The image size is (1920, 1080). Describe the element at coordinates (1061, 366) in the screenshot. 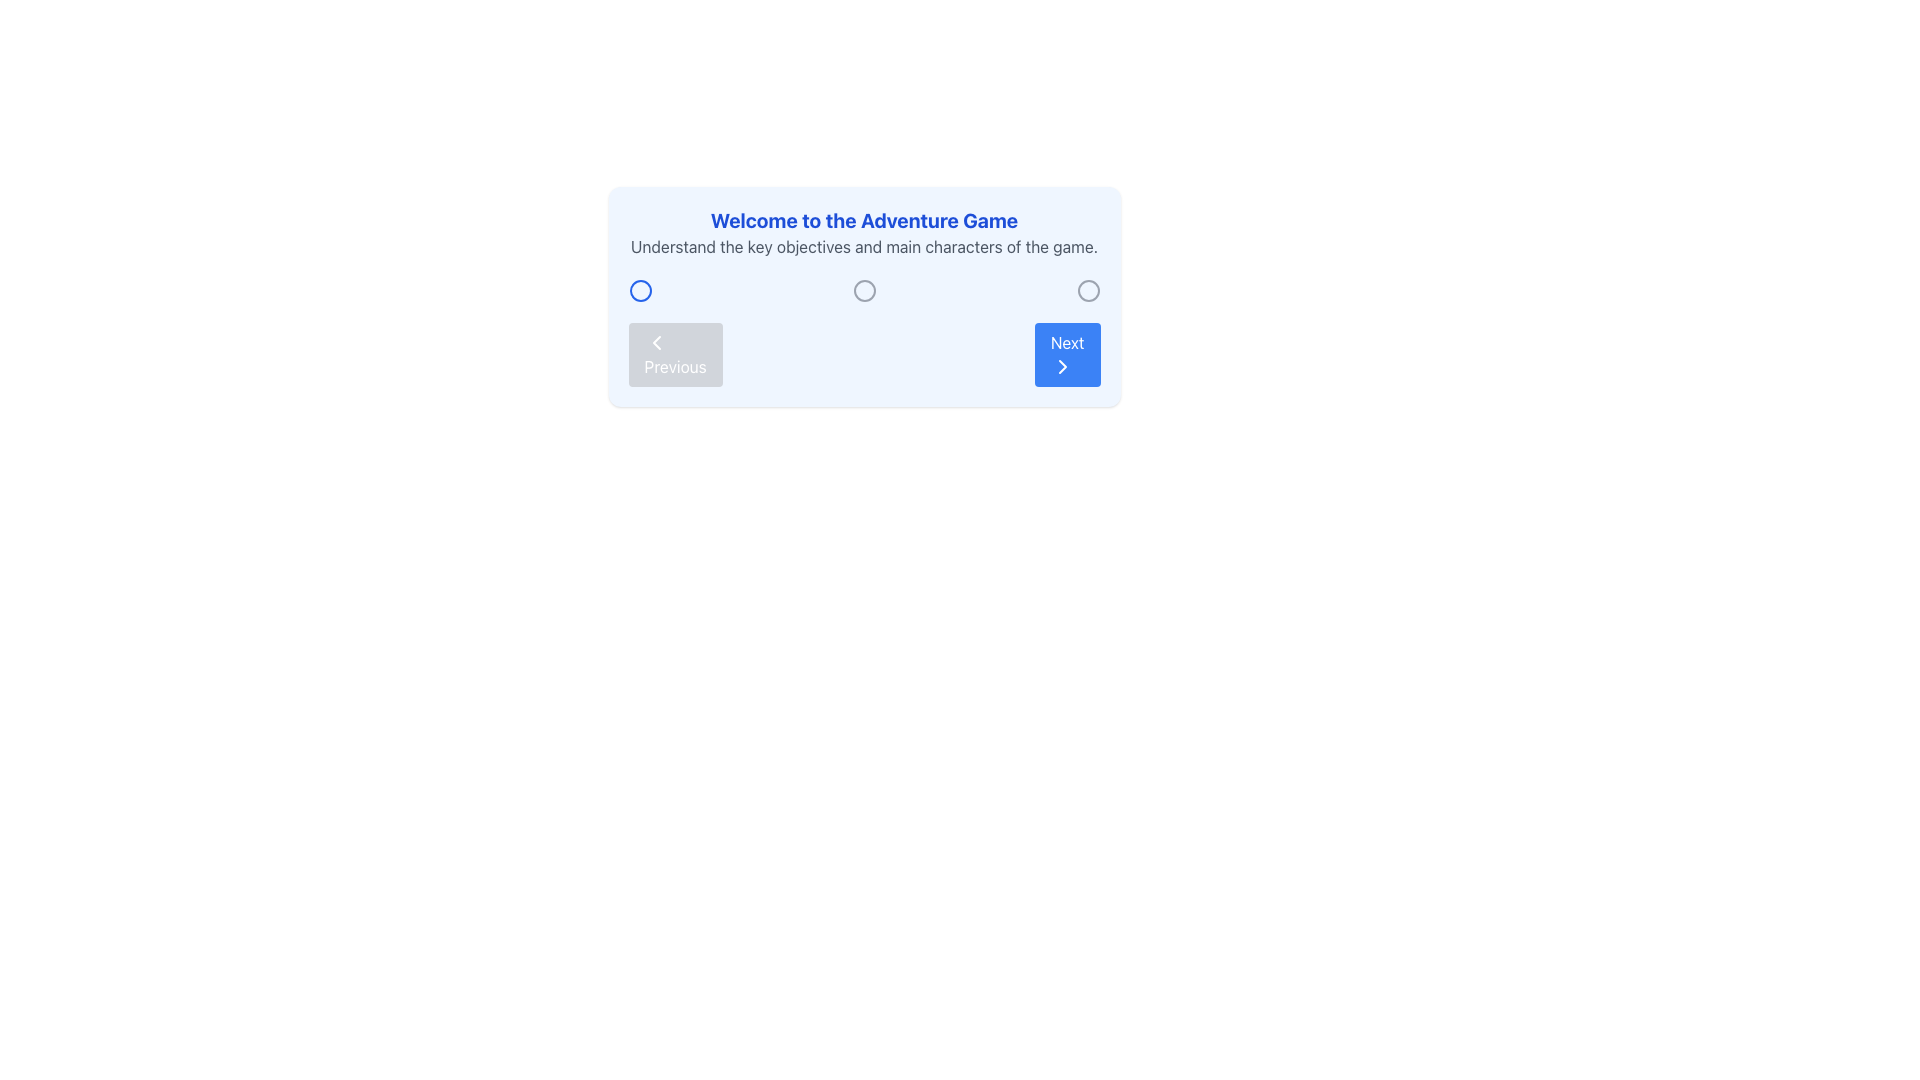

I see `the right-facing chevron icon within the blue 'Next' button` at that location.